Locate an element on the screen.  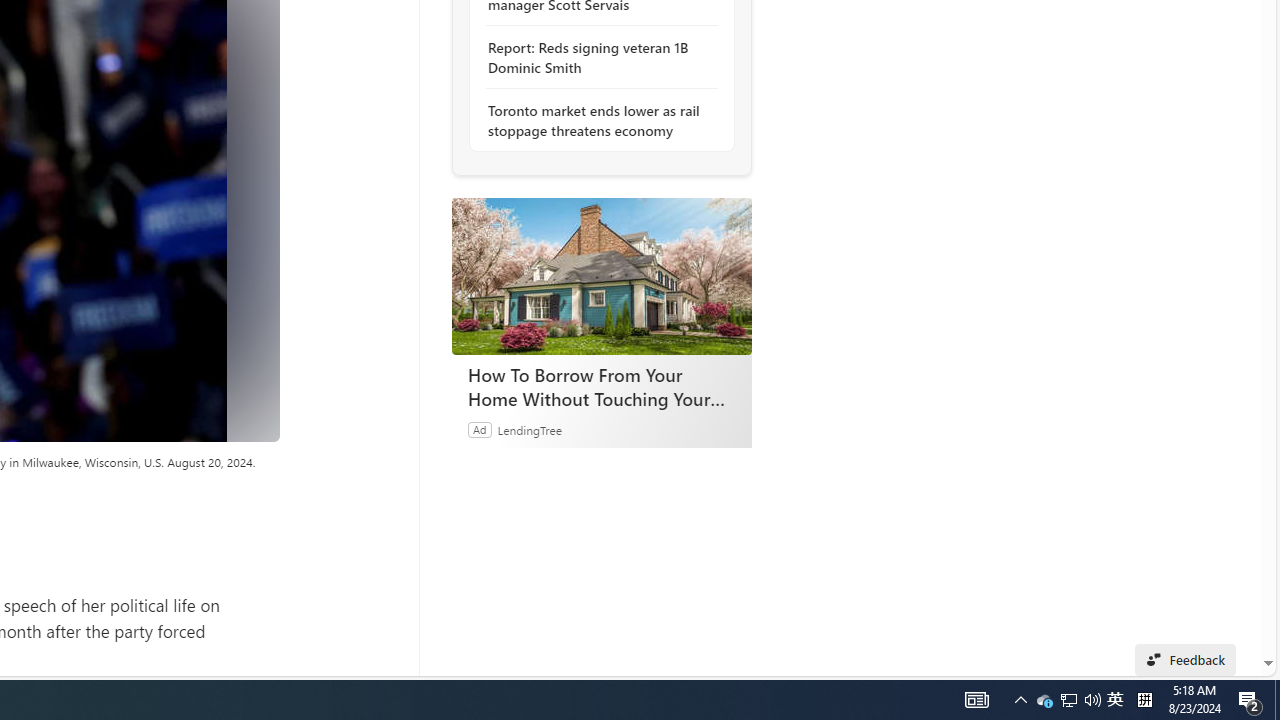
'Report: Reds signing veteran 1B Dominic Smith' is located at coordinates (595, 56).